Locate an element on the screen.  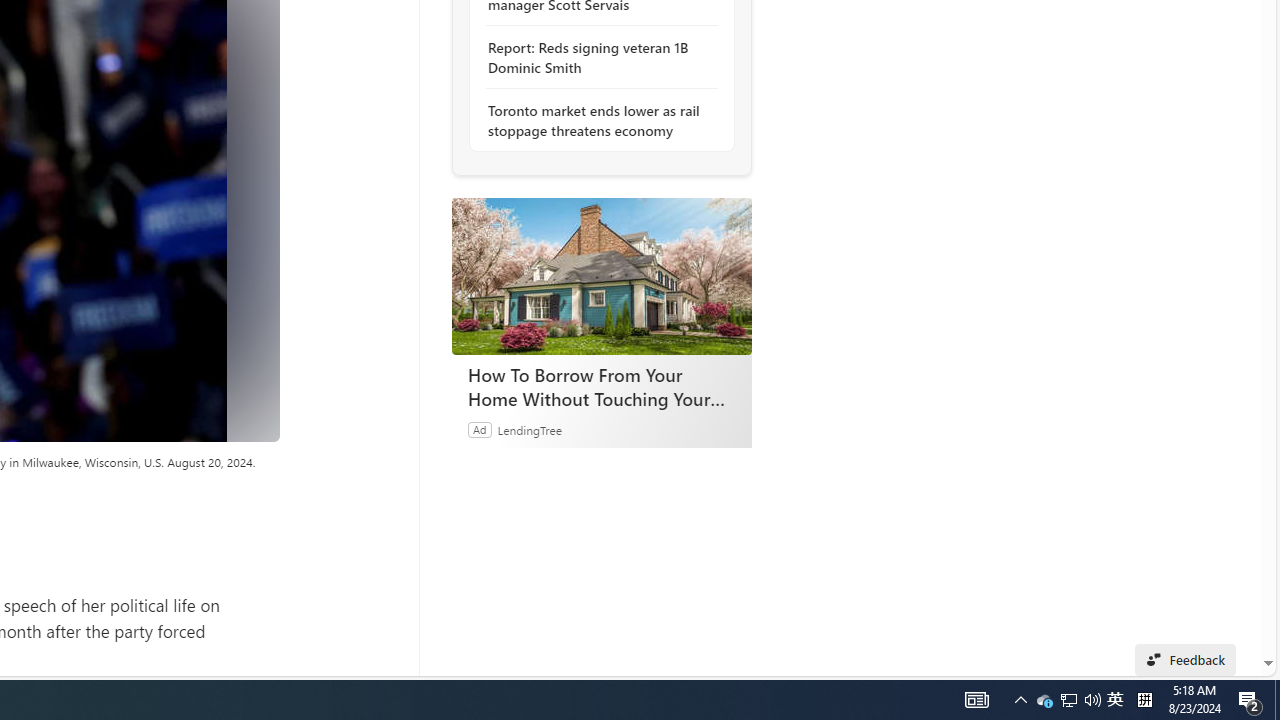
'Report: Reds signing veteran 1B Dominic Smith' is located at coordinates (595, 56).